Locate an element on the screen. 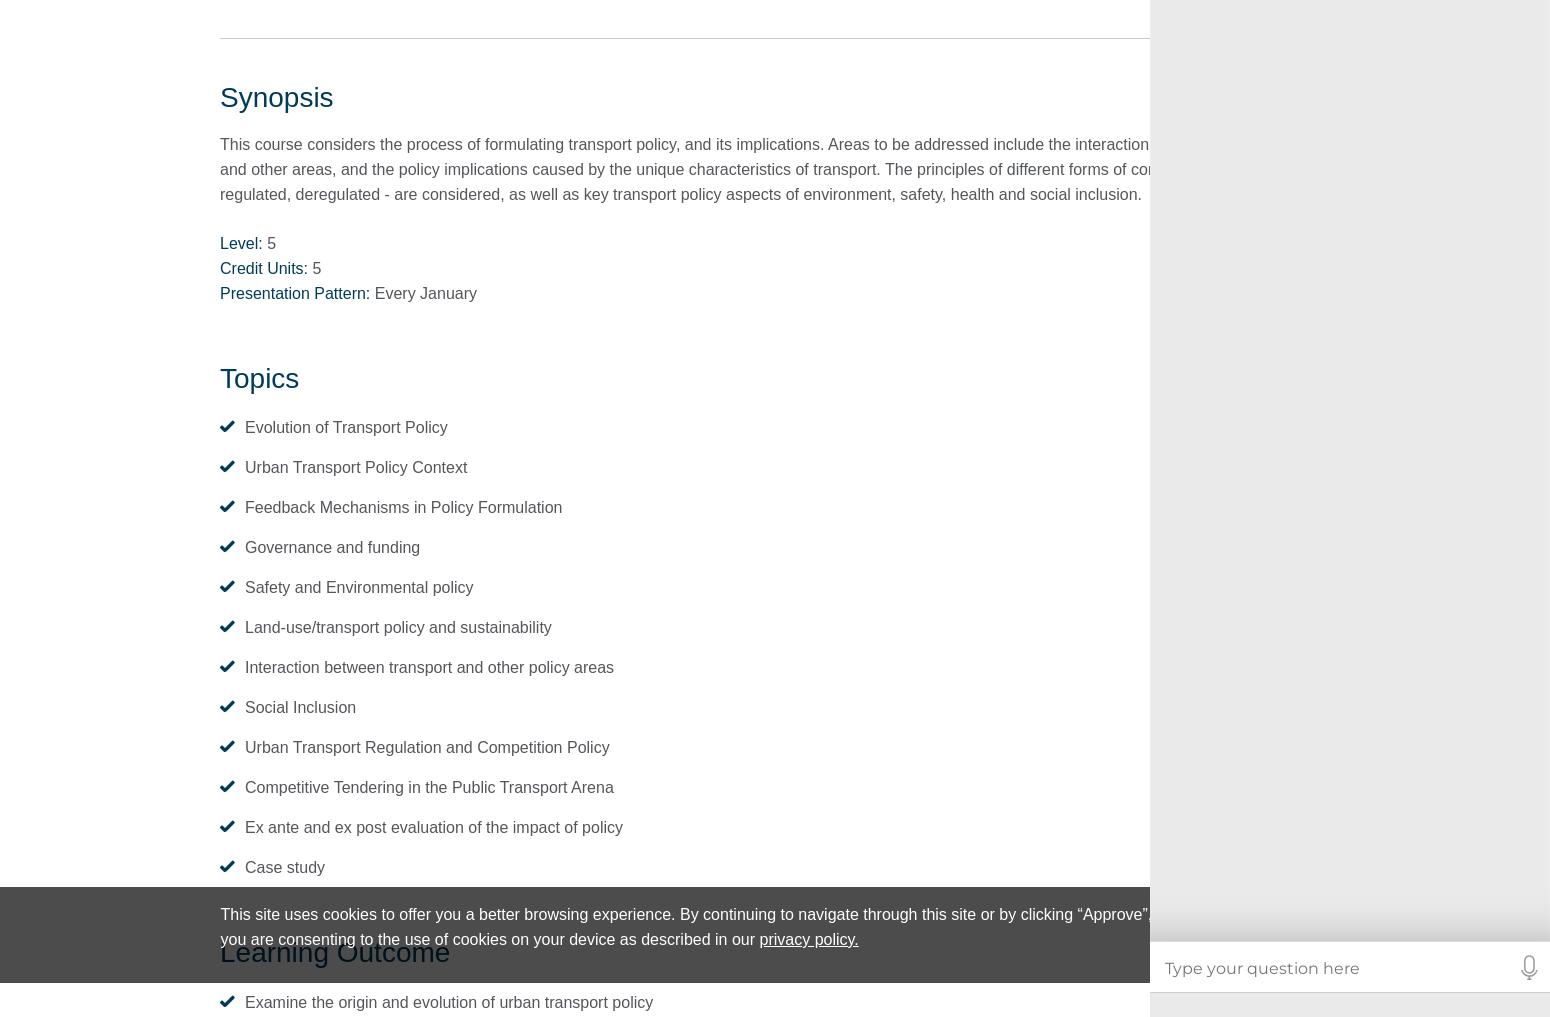 Image resolution: width=1550 pixels, height=1017 pixels. 'Approve' is located at coordinates (1269, 925).